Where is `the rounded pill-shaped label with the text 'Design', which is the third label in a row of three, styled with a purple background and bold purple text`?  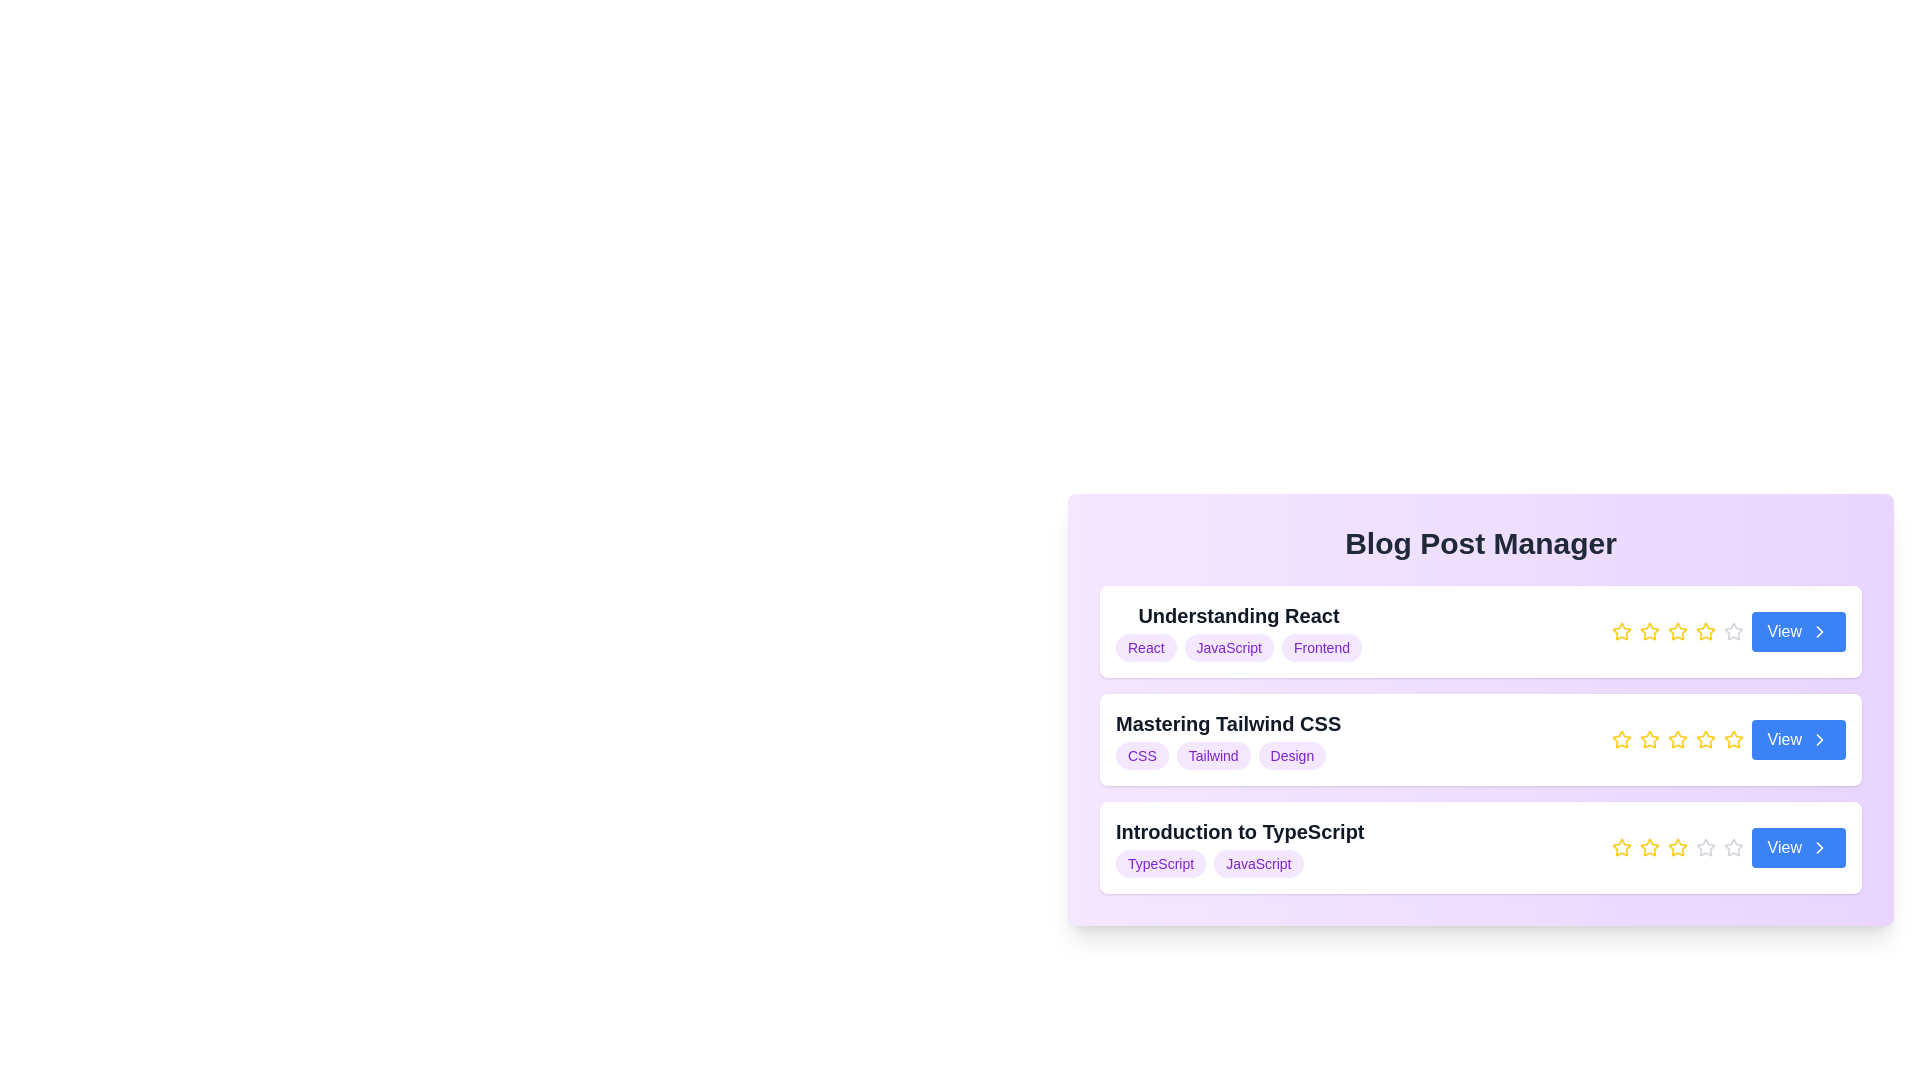 the rounded pill-shaped label with the text 'Design', which is the third label in a row of three, styled with a purple background and bold purple text is located at coordinates (1292, 756).